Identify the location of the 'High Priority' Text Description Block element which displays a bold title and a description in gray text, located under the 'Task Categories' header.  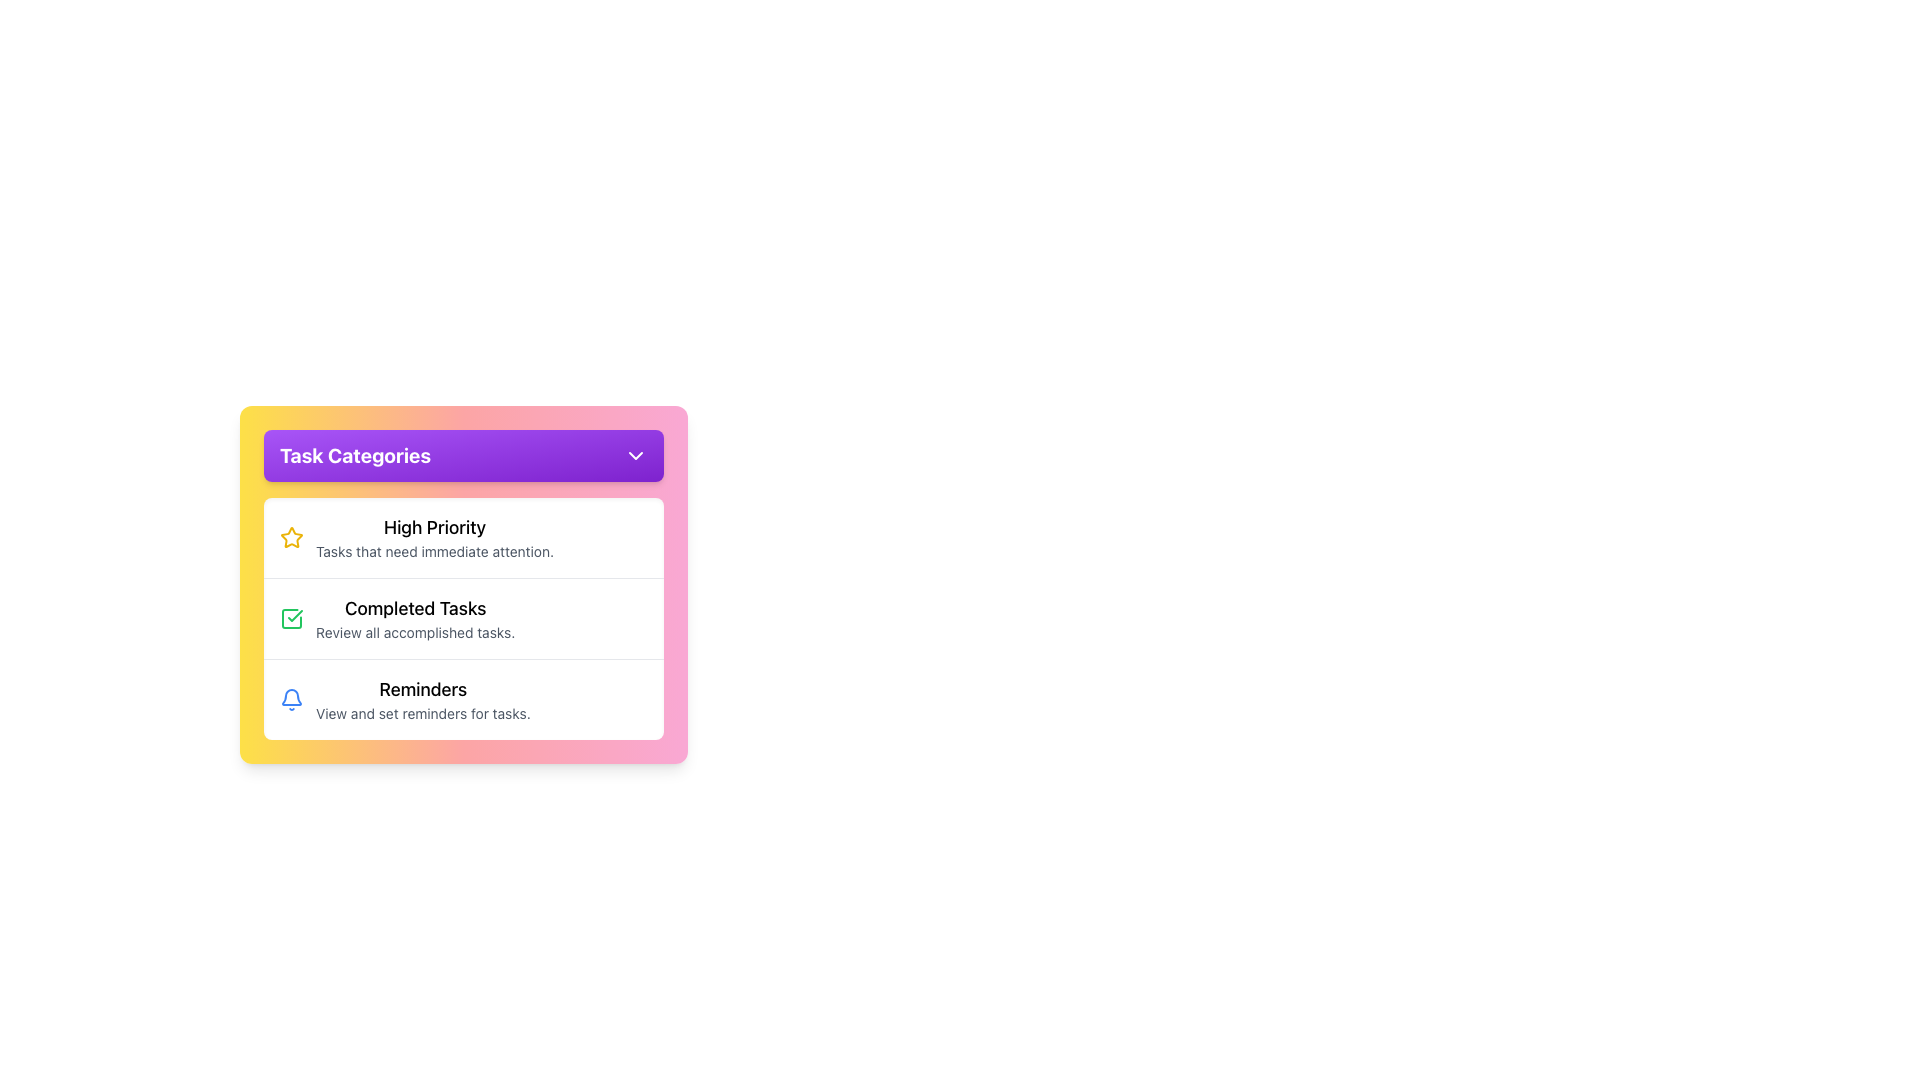
(434, 536).